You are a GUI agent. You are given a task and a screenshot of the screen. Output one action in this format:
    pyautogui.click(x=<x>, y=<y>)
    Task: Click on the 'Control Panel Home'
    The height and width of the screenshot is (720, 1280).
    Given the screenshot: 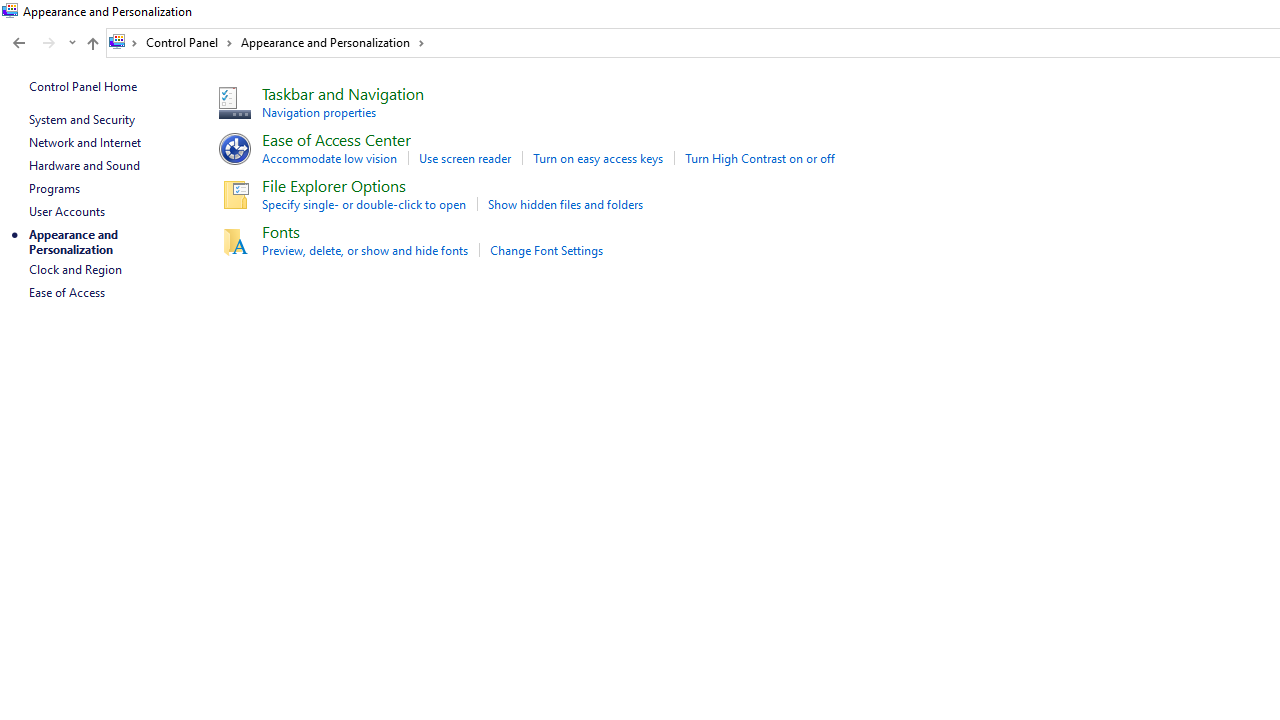 What is the action you would take?
    pyautogui.click(x=82, y=85)
    